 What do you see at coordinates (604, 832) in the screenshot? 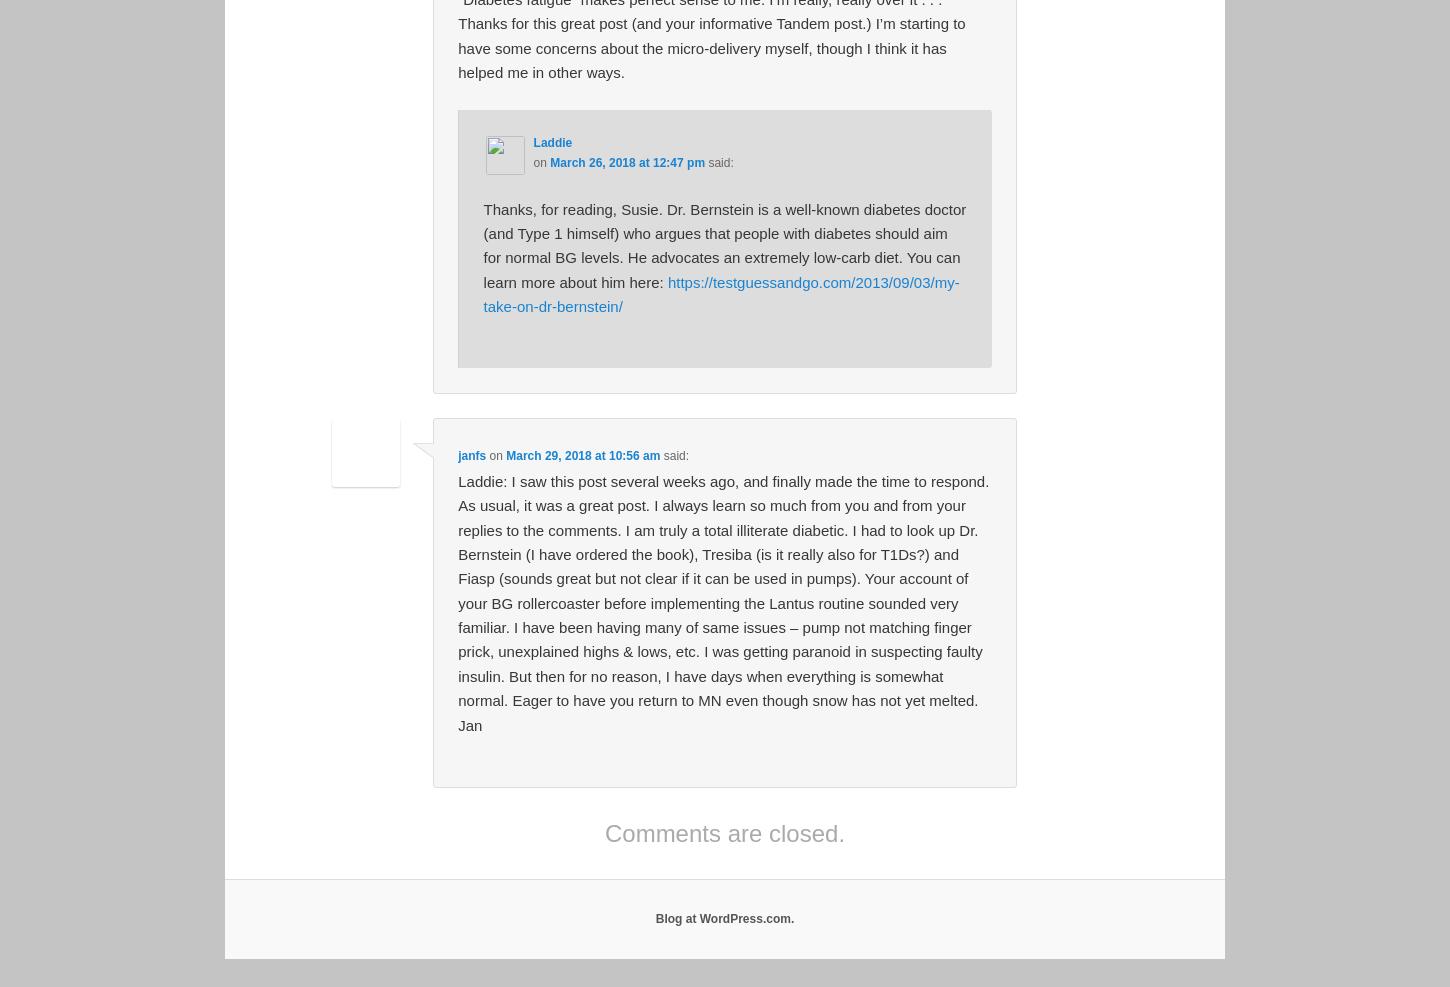
I see `'Comments are closed.'` at bounding box center [604, 832].